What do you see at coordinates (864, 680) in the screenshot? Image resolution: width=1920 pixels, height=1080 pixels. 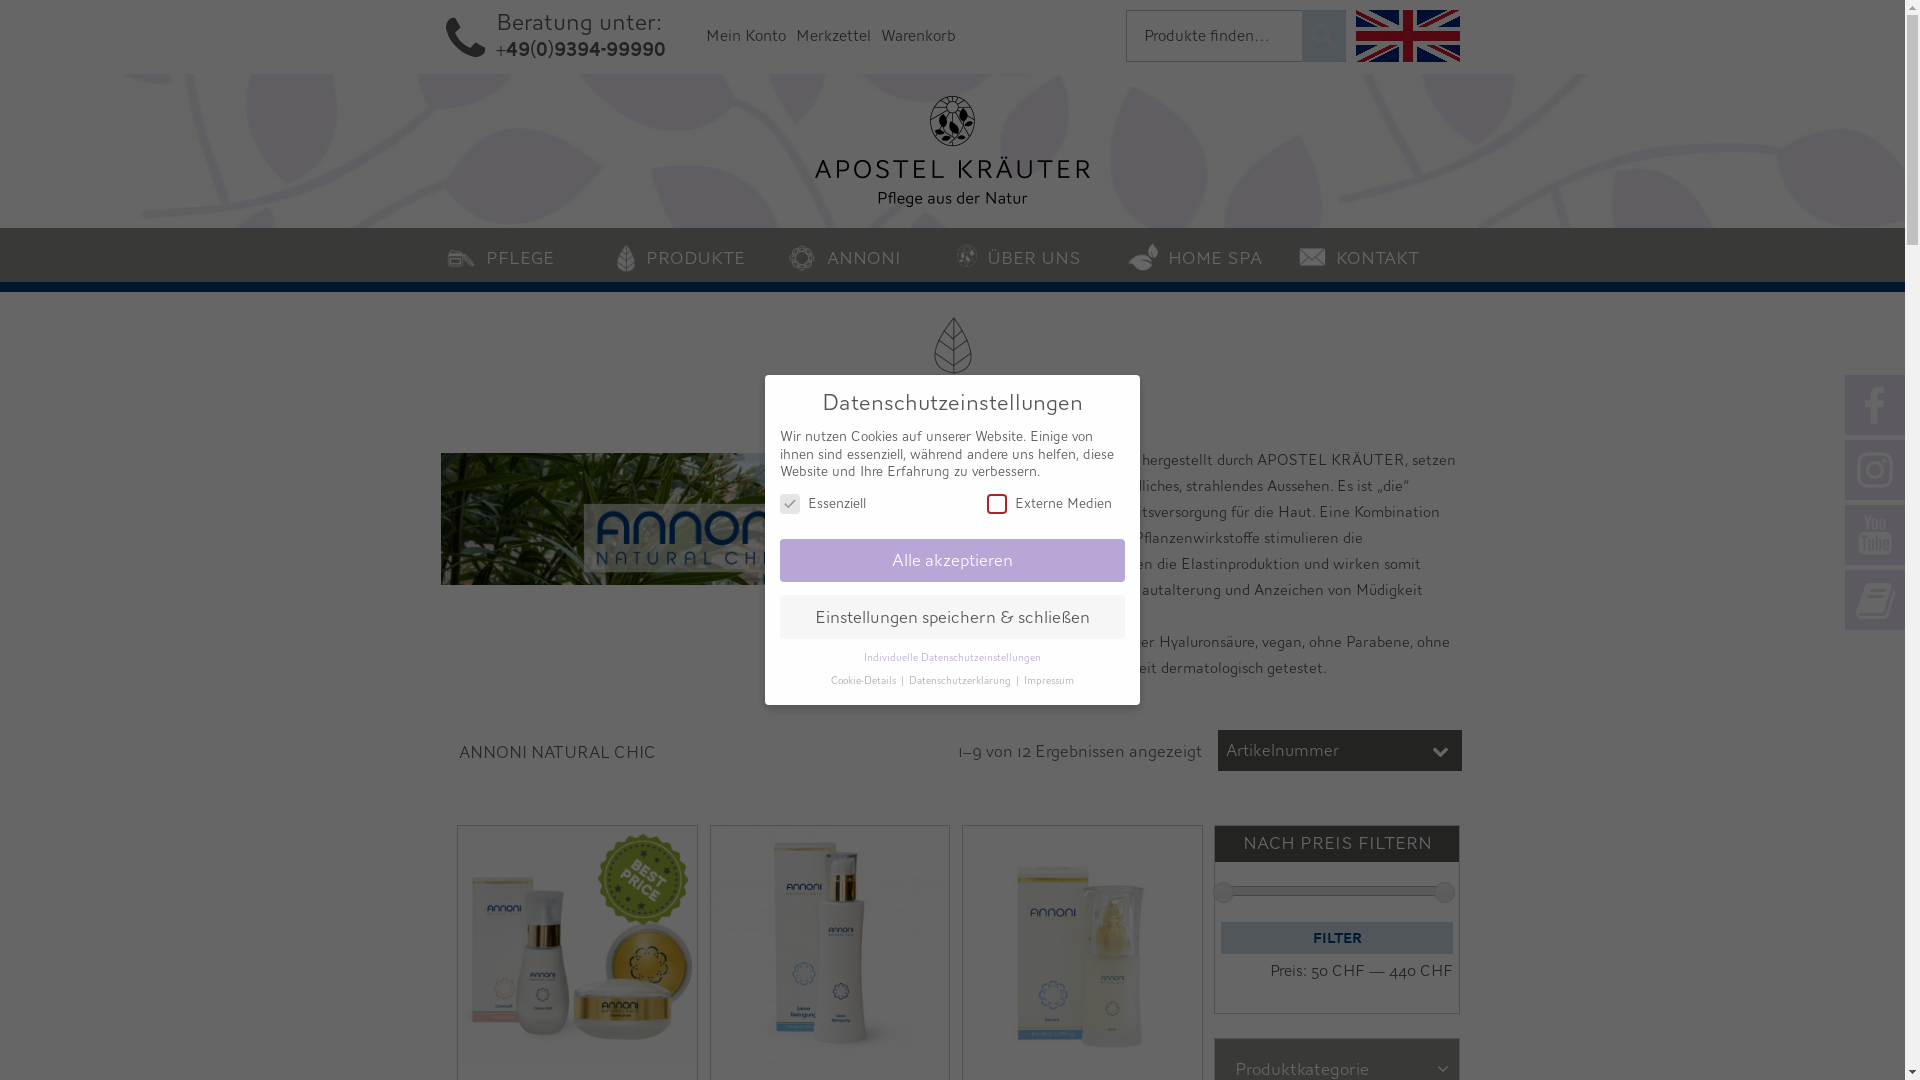 I see `'Cookie-Details'` at bounding box center [864, 680].